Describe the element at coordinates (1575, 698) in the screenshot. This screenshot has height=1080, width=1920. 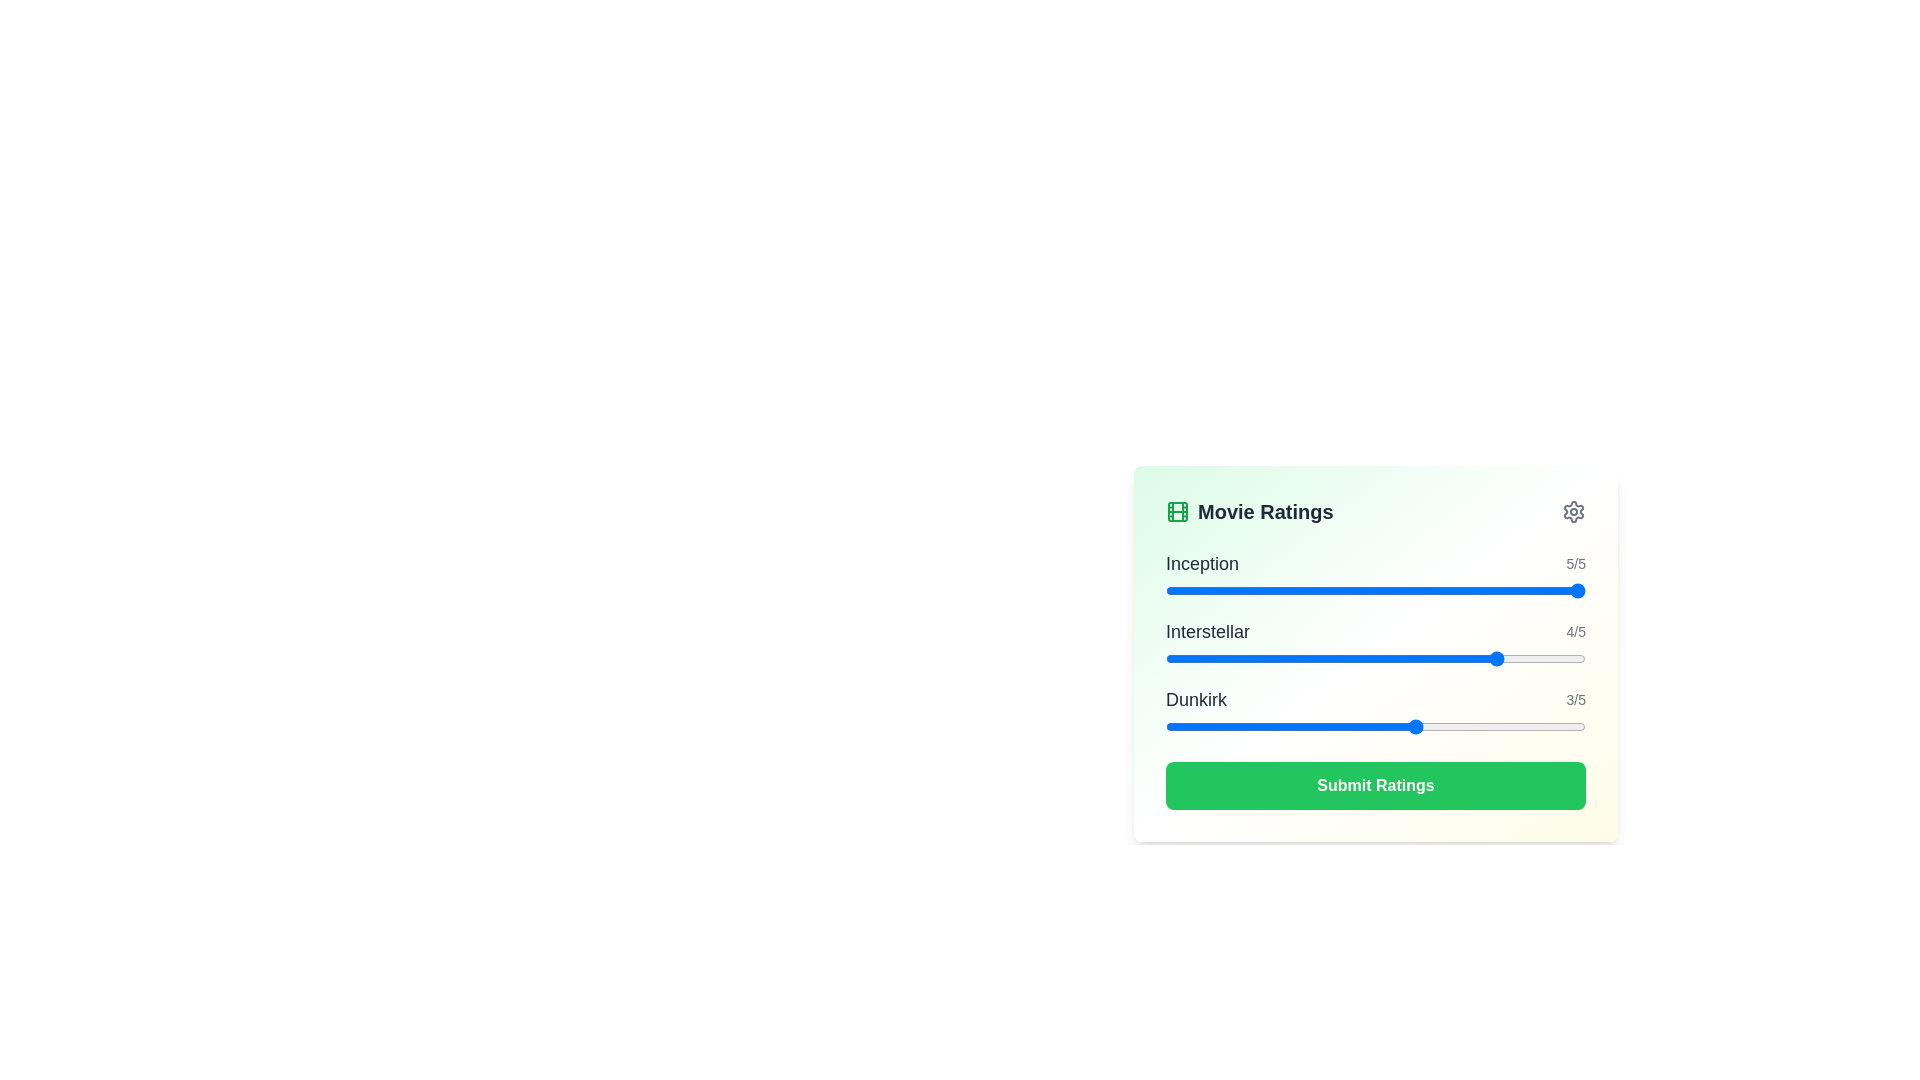
I see `the text label displaying the rating value for 'Dunkirk', located next to the progress bar in the rating section` at that location.